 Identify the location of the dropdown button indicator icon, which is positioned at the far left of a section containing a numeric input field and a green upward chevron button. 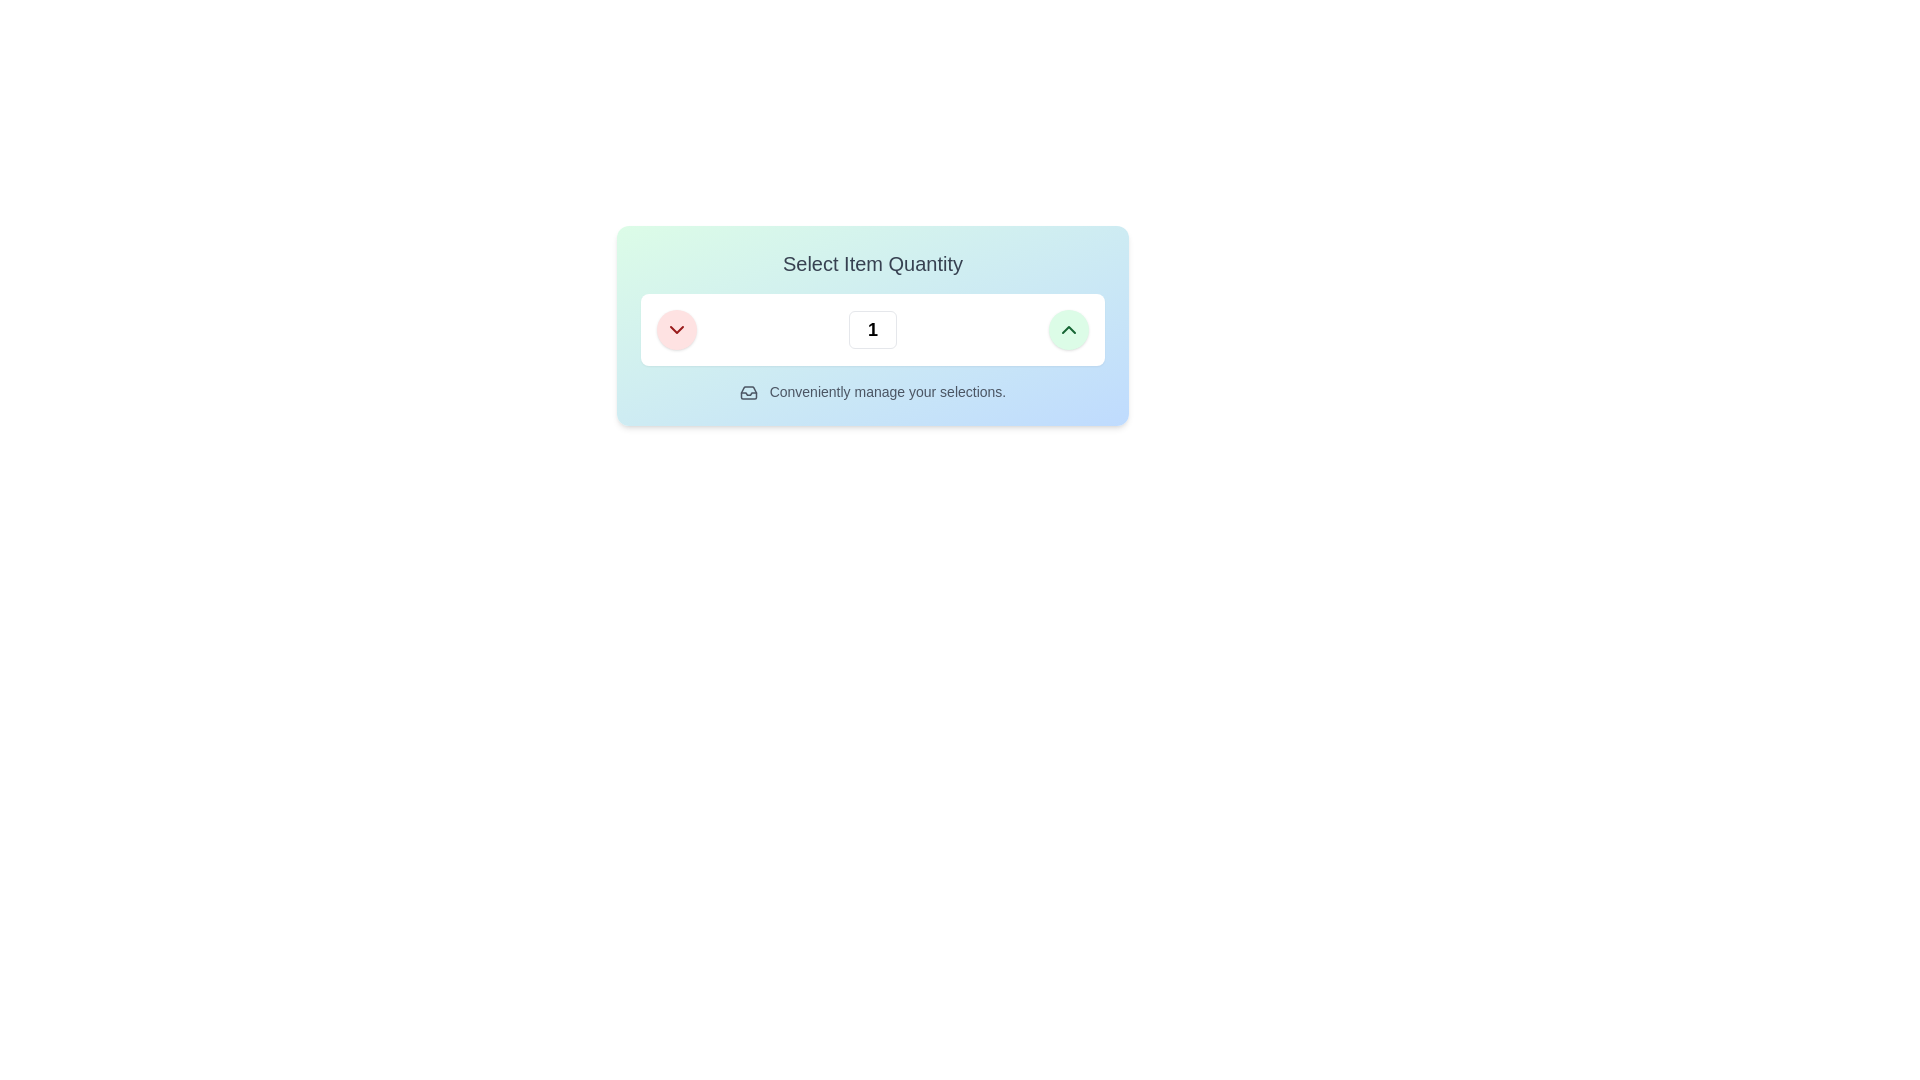
(676, 329).